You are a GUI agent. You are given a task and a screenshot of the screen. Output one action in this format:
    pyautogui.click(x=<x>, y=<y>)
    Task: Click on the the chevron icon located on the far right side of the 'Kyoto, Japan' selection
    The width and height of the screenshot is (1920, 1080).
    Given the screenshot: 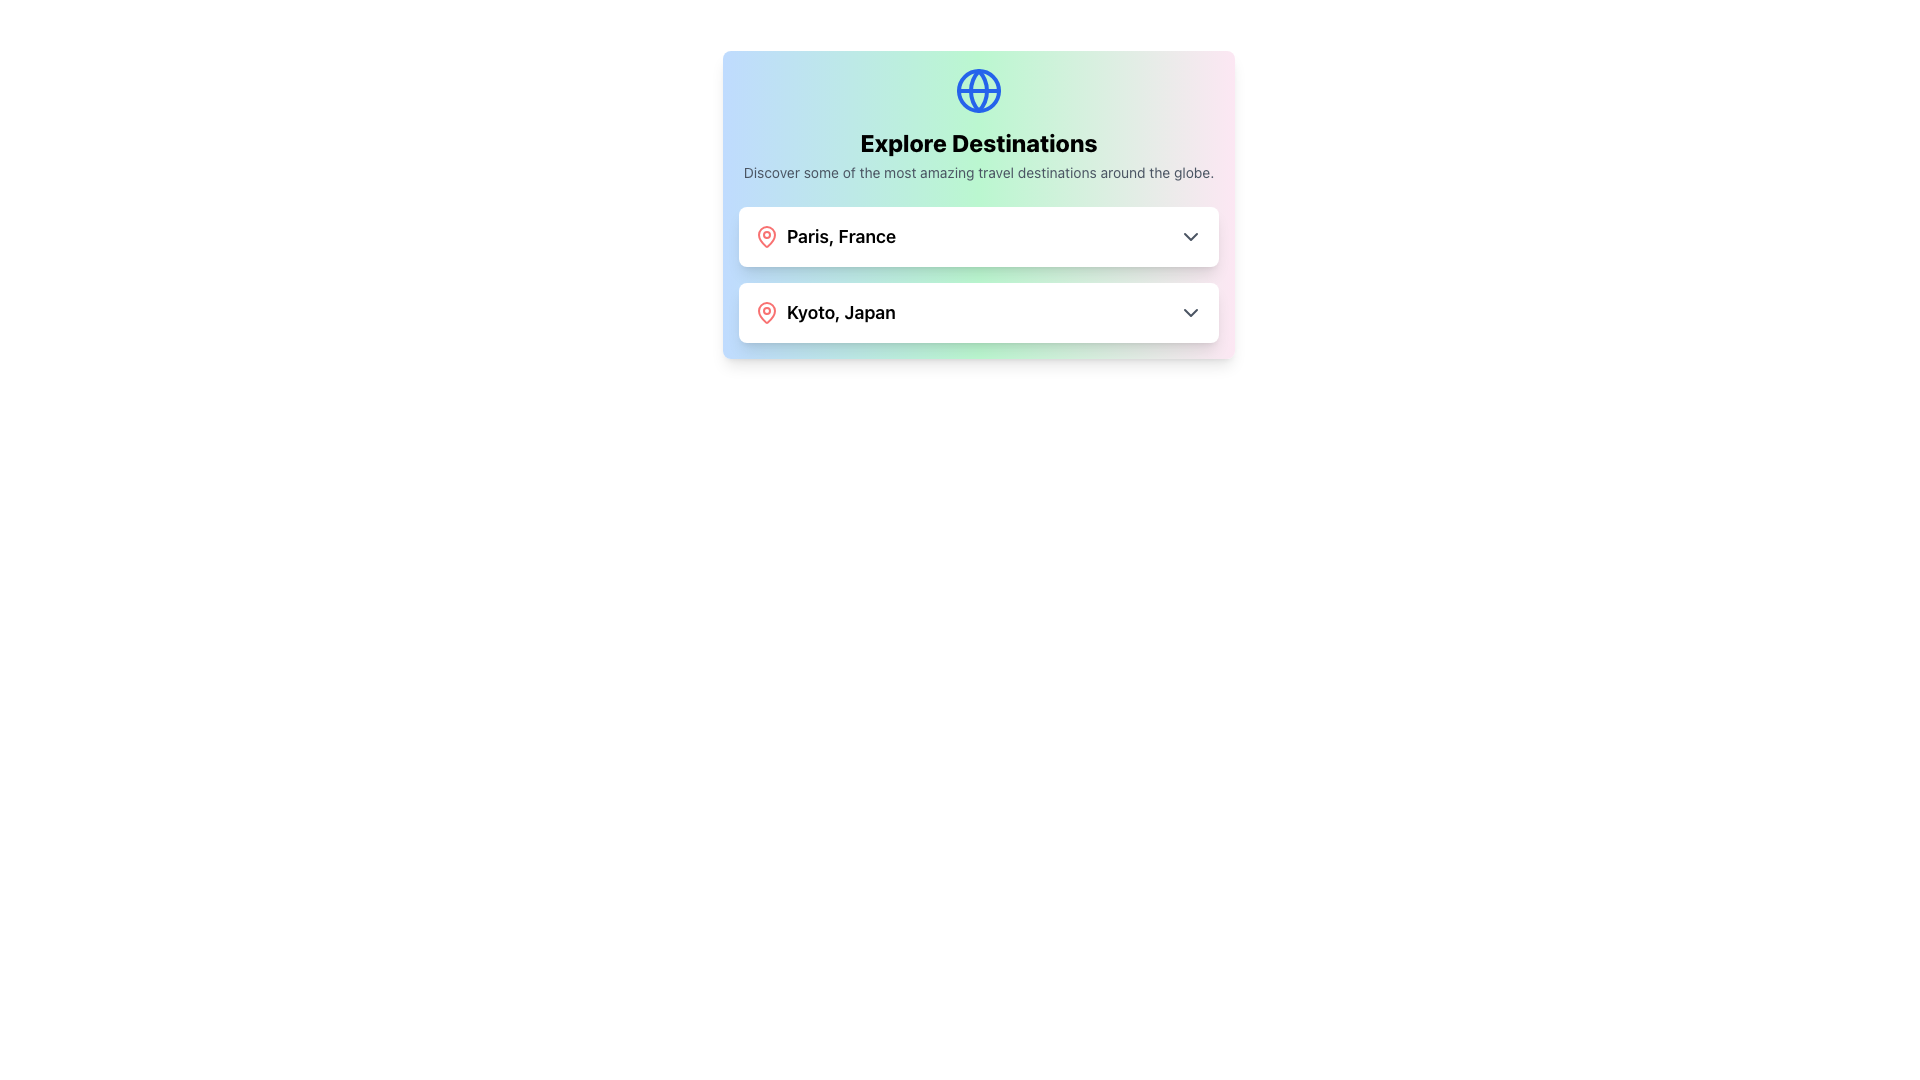 What is the action you would take?
    pyautogui.click(x=1190, y=312)
    